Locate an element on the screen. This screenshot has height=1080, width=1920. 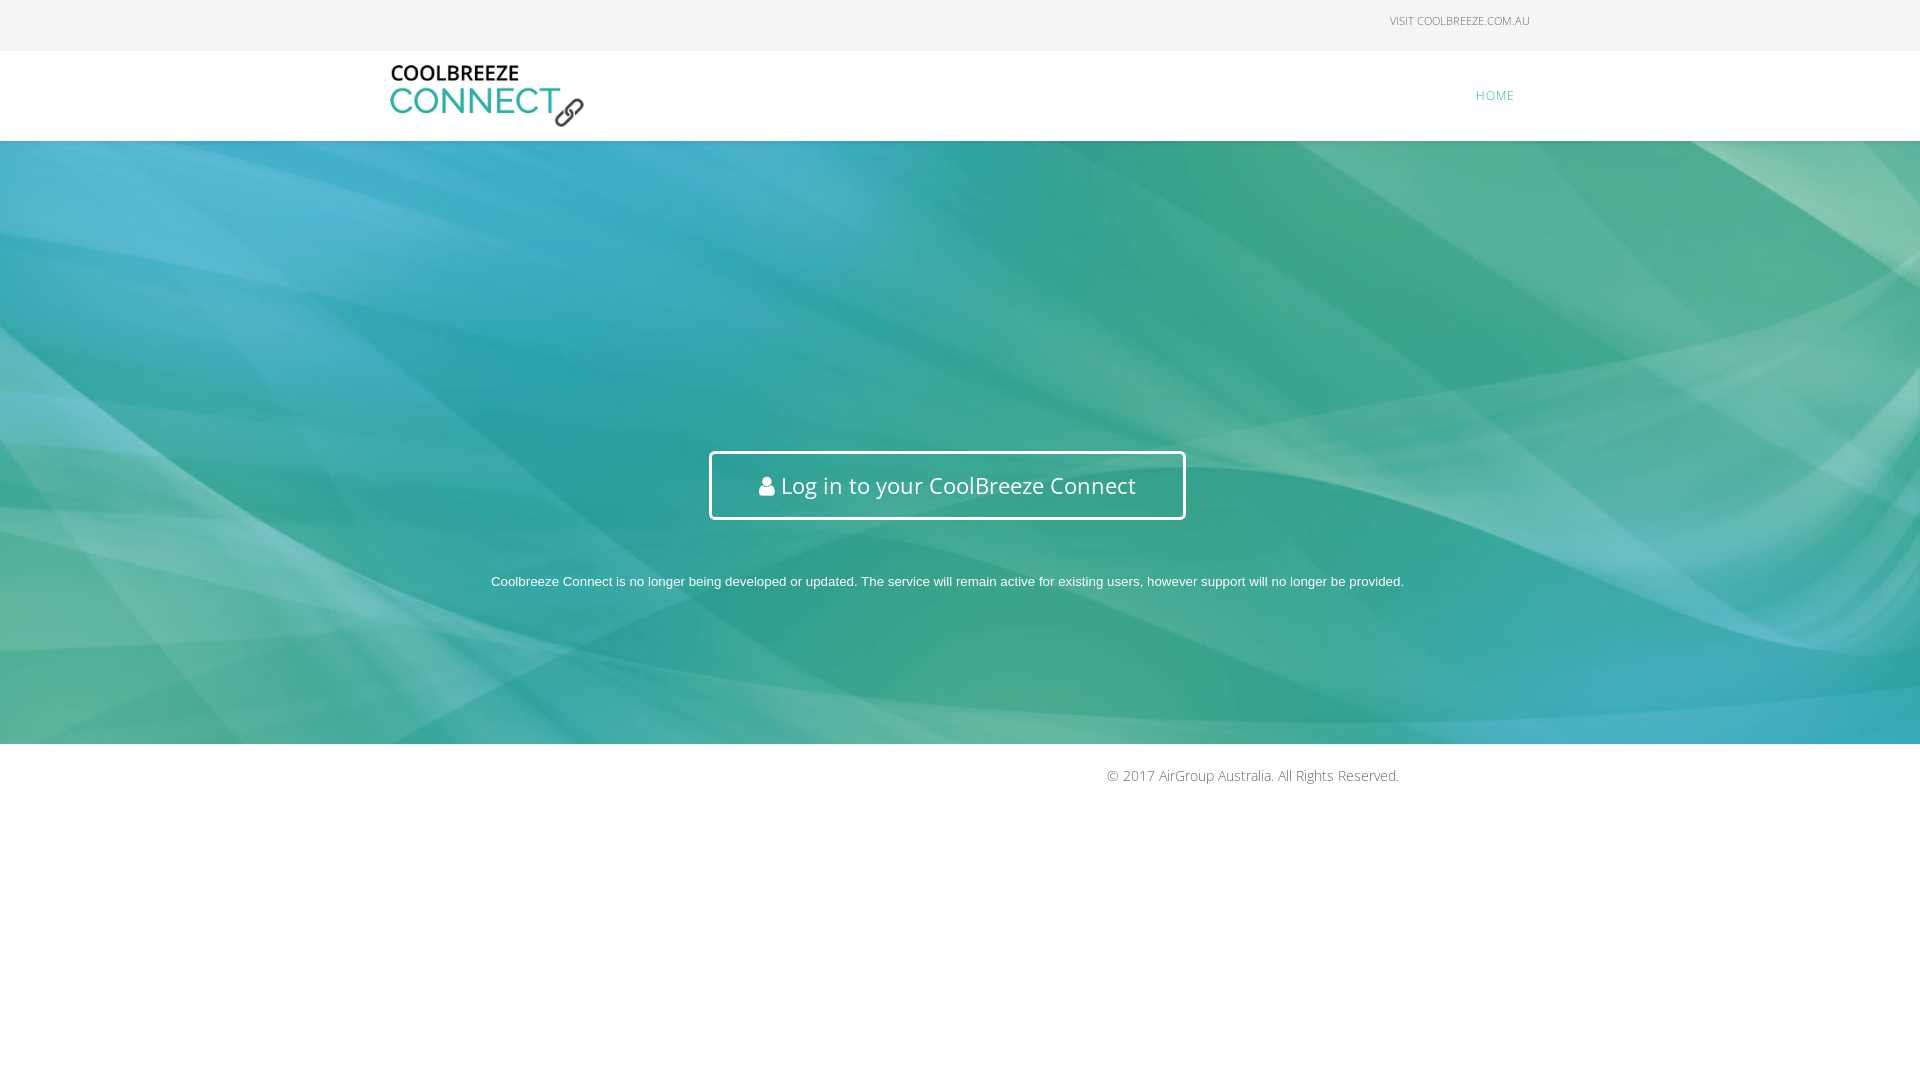
'Log in to your CoolBreeze Connect' is located at coordinates (946, 485).